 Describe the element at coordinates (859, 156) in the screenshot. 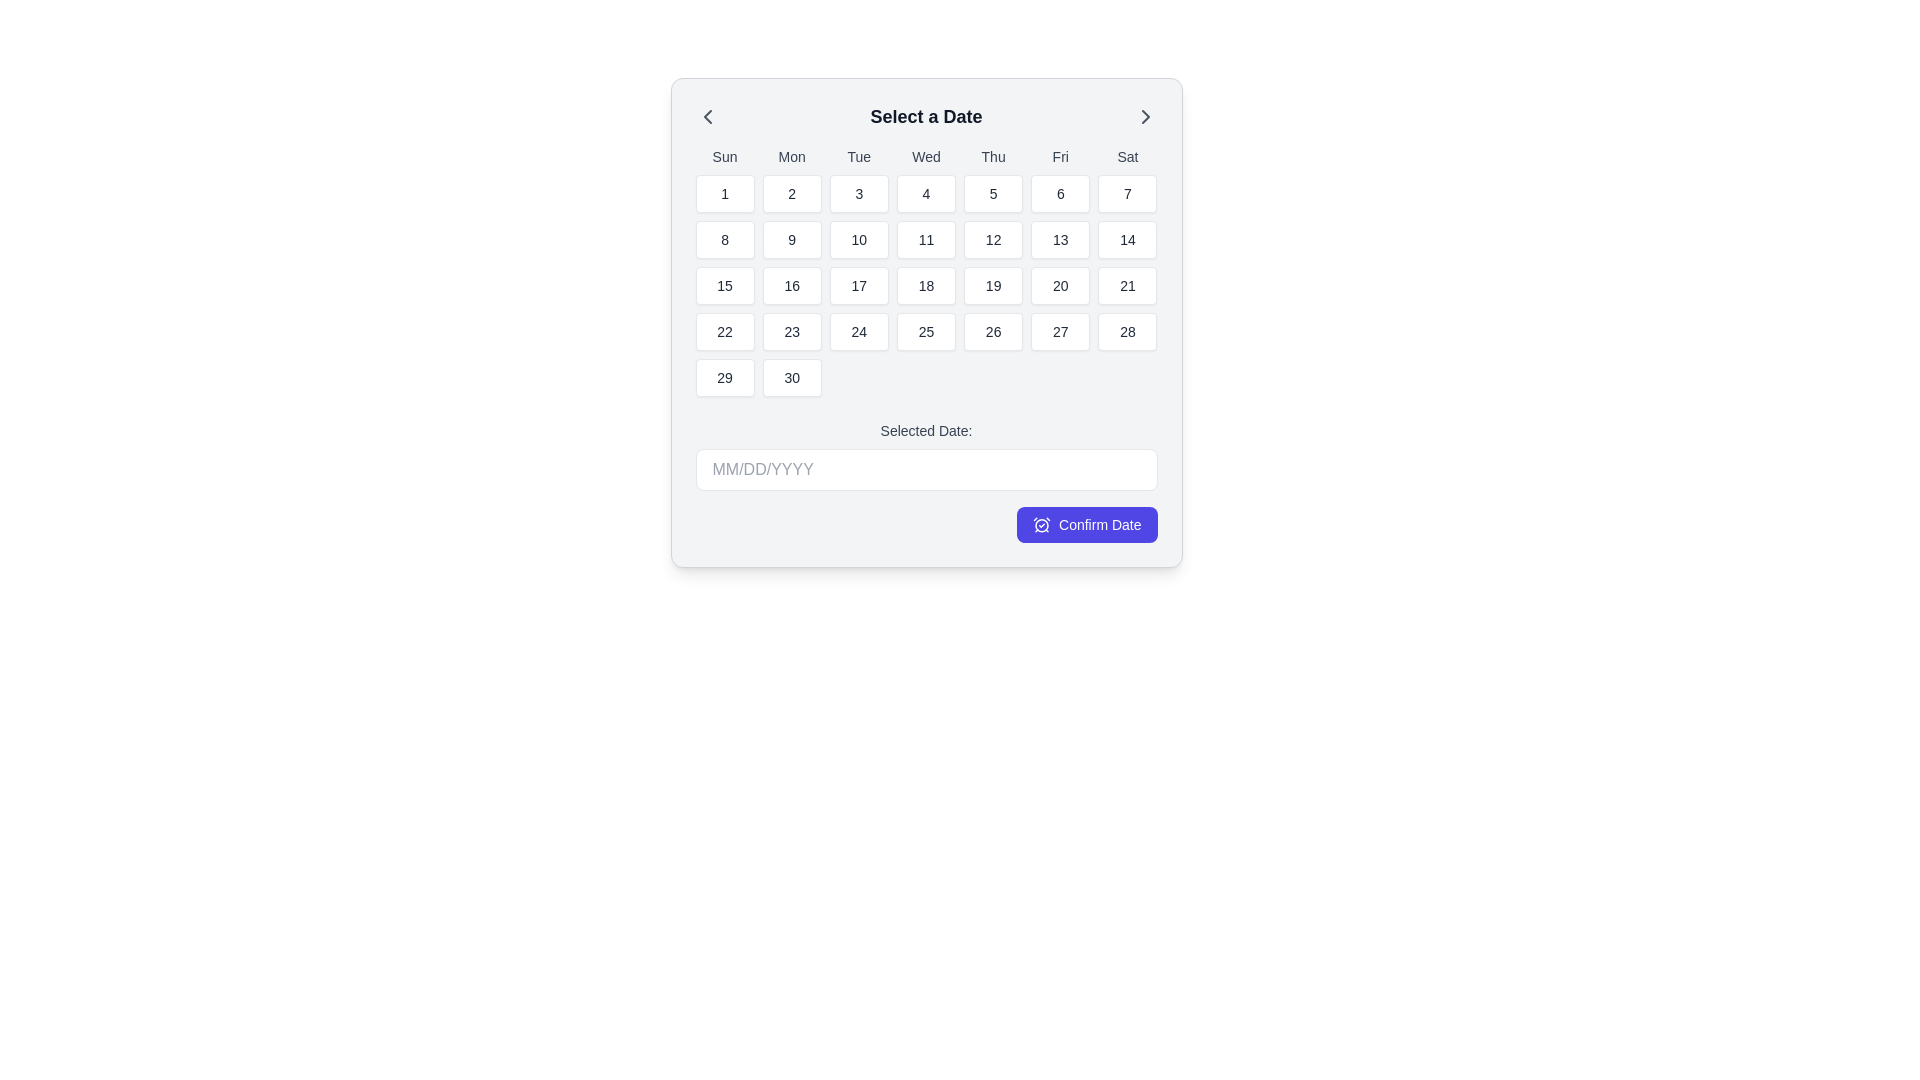

I see `the third weekday label in the header row of the calendar grid interface to identify the corresponding day of the week` at that location.